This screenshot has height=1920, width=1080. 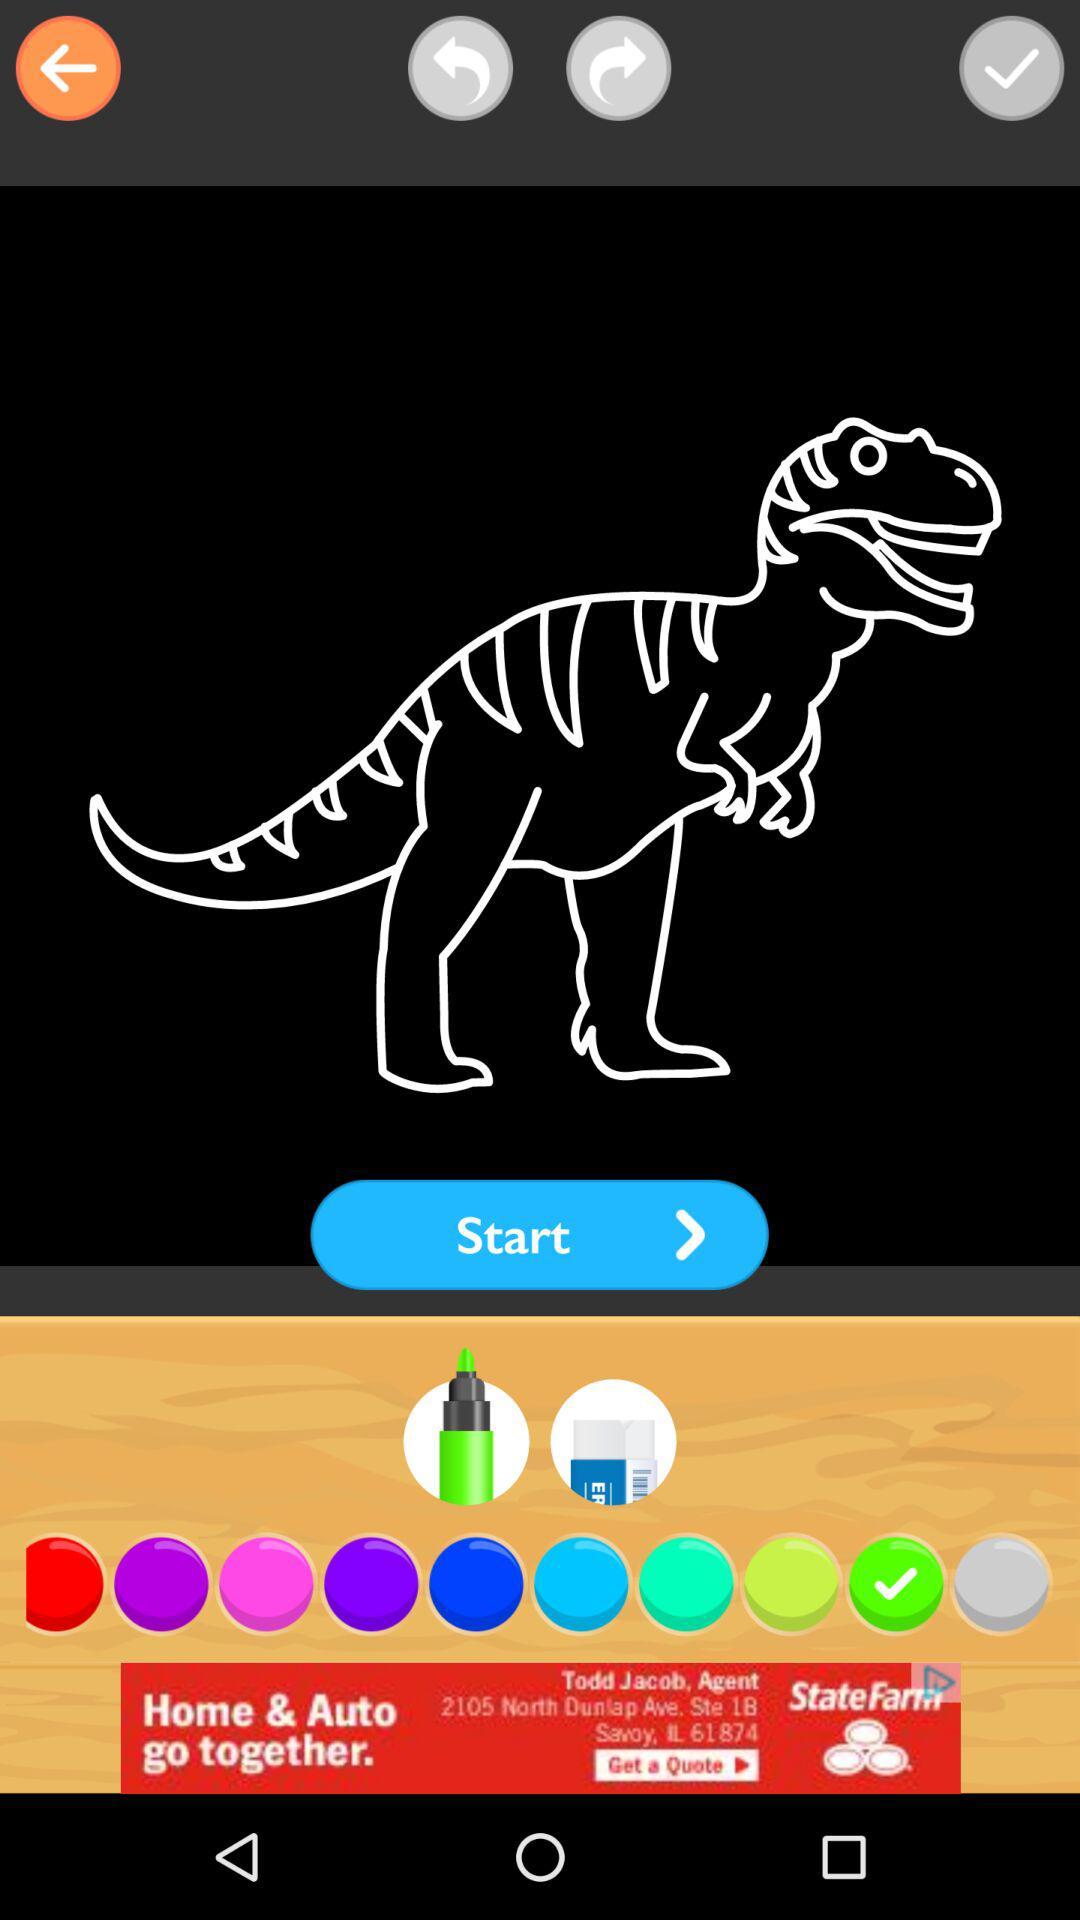 What do you see at coordinates (1011, 68) in the screenshot?
I see `finish picture` at bounding box center [1011, 68].